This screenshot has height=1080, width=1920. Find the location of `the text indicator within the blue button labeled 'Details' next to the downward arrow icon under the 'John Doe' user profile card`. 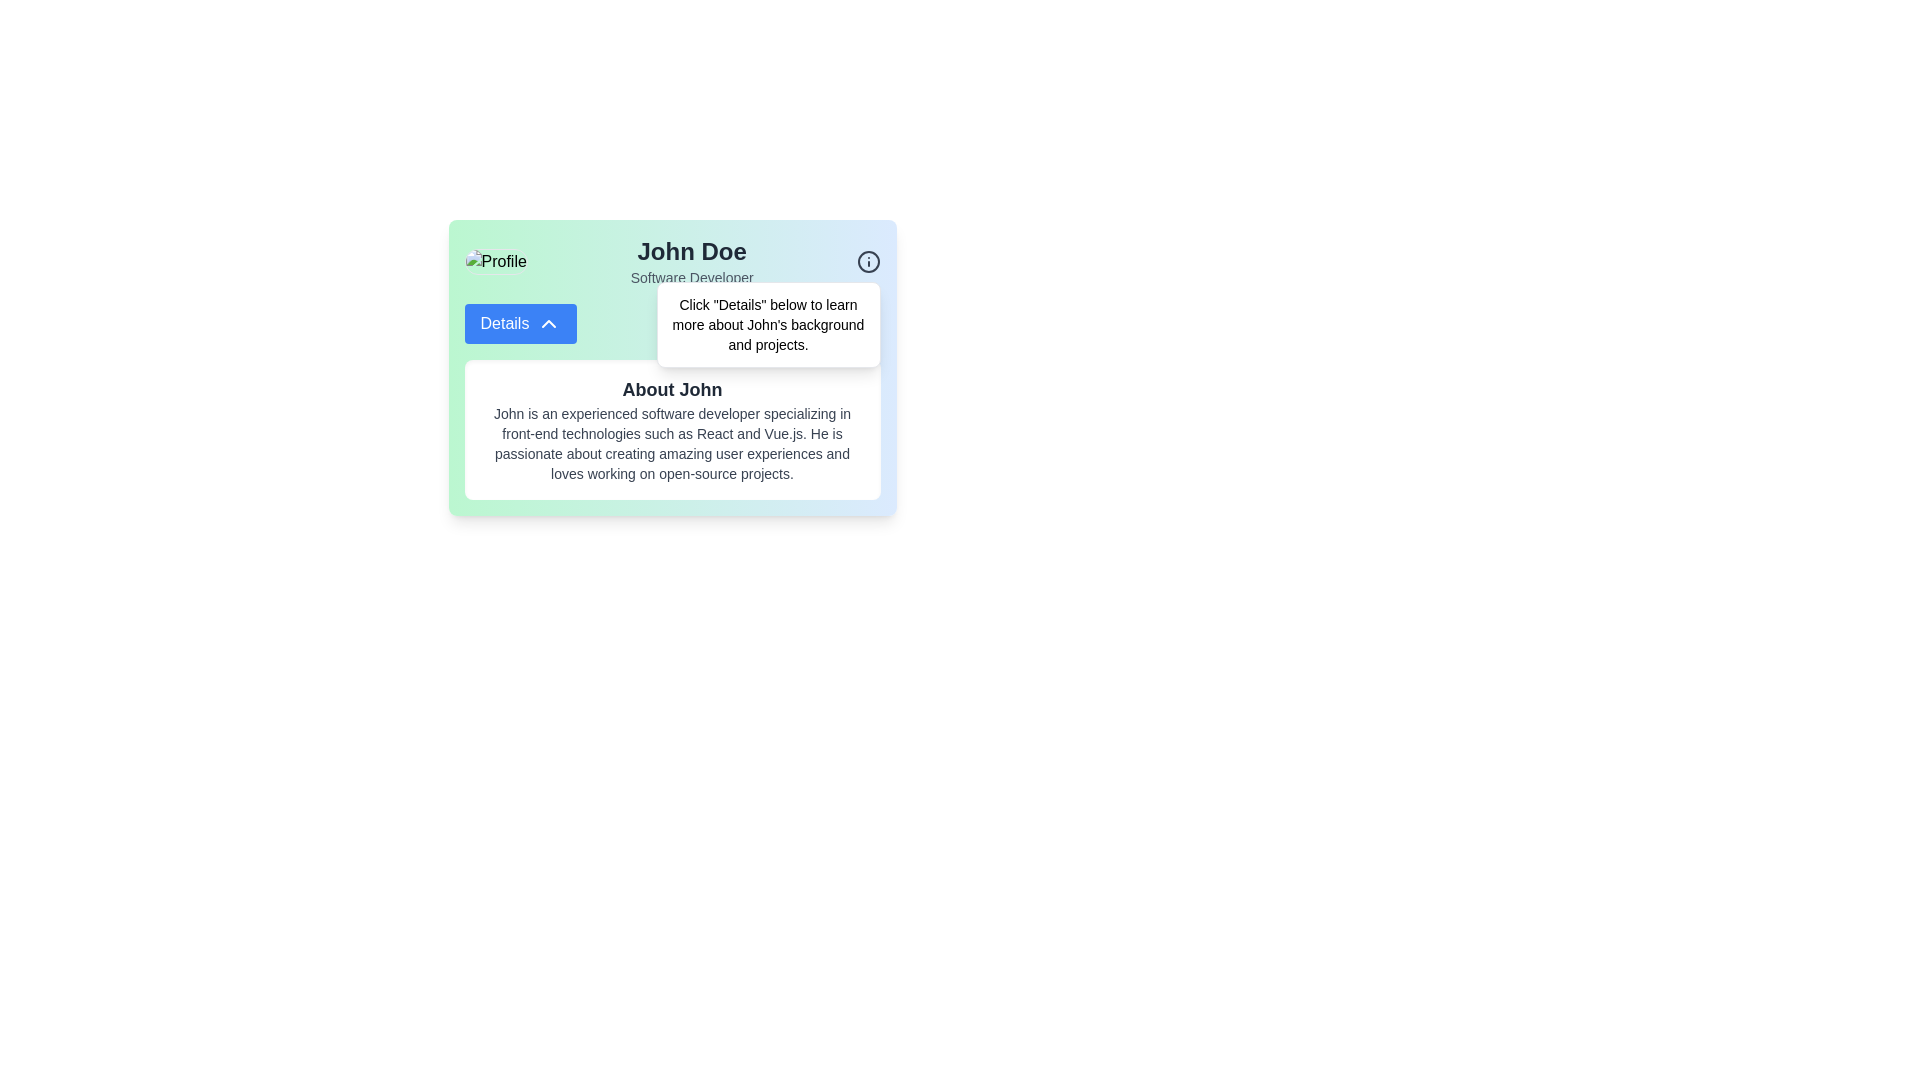

the text indicator within the blue button labeled 'Details' next to the downward arrow icon under the 'John Doe' user profile card is located at coordinates (504, 323).